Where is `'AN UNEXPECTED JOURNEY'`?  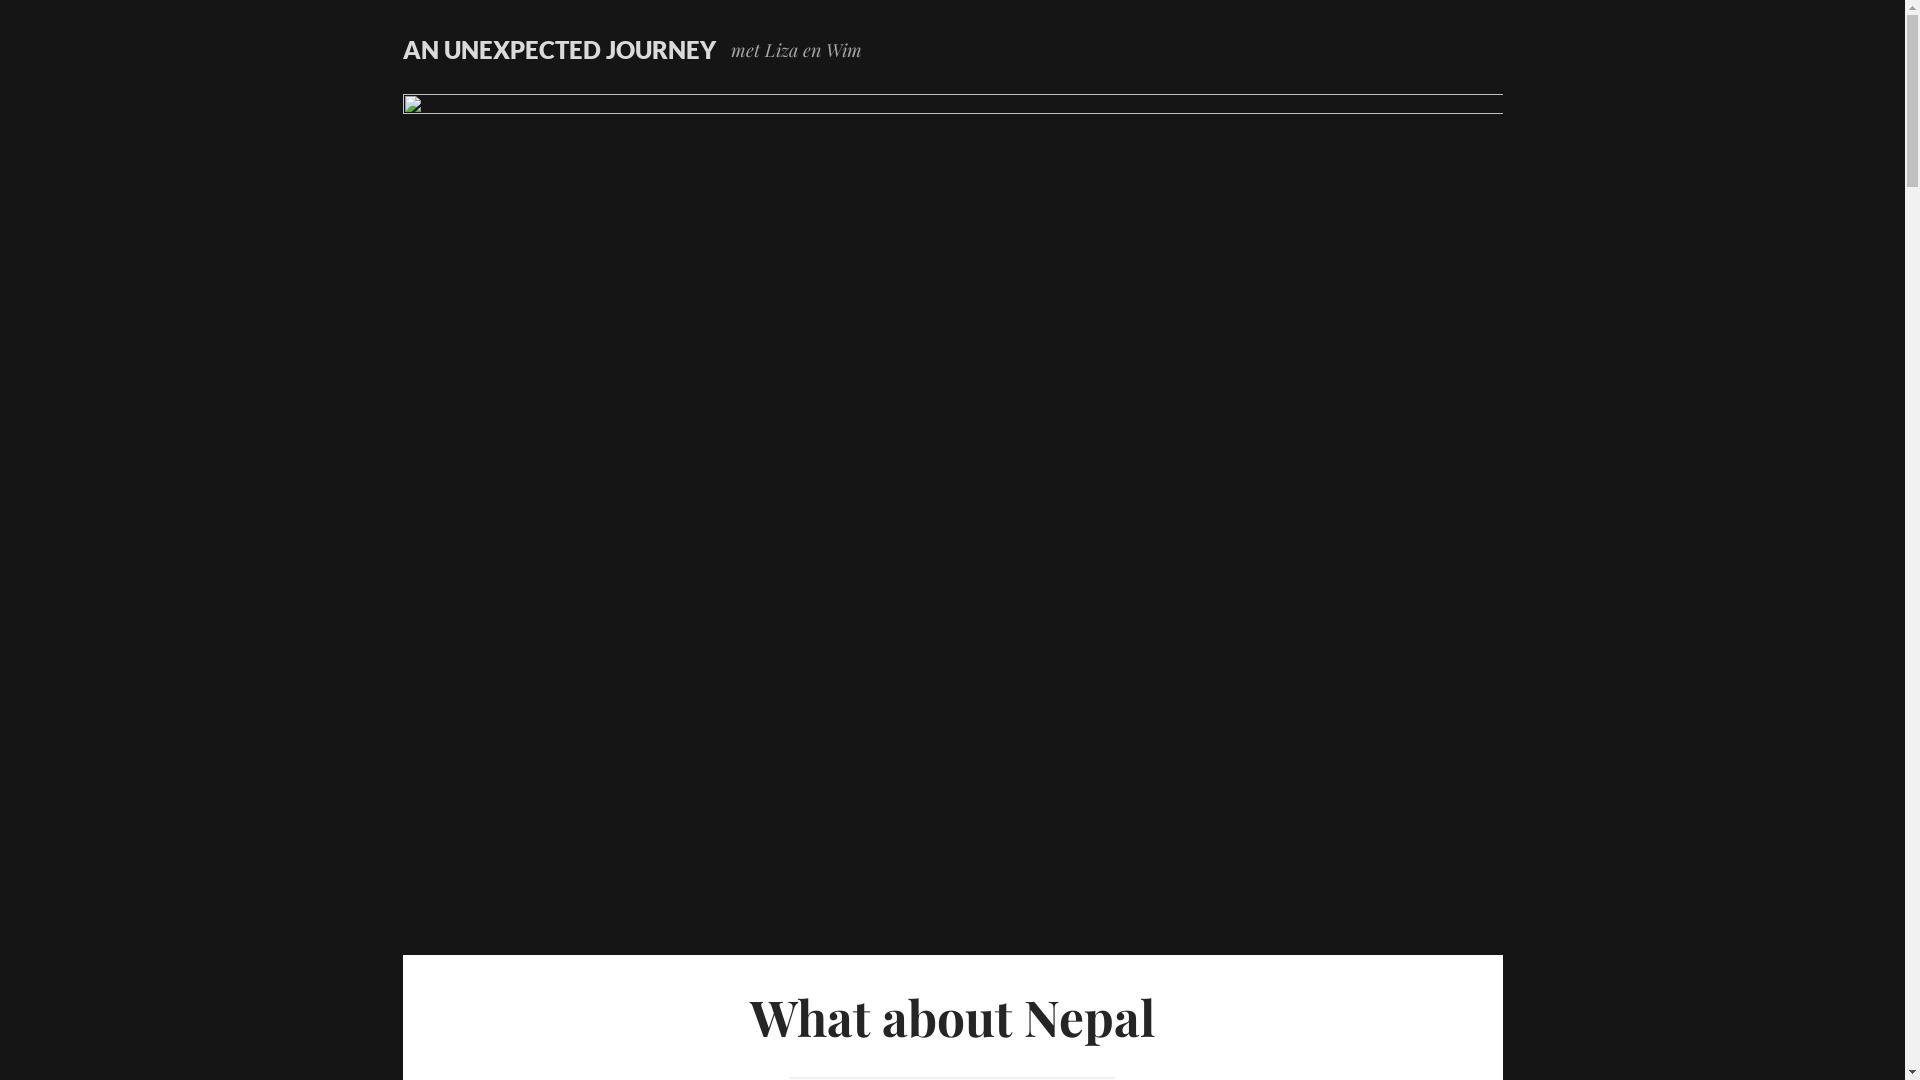
'AN UNEXPECTED JOURNEY' is located at coordinates (558, 48).